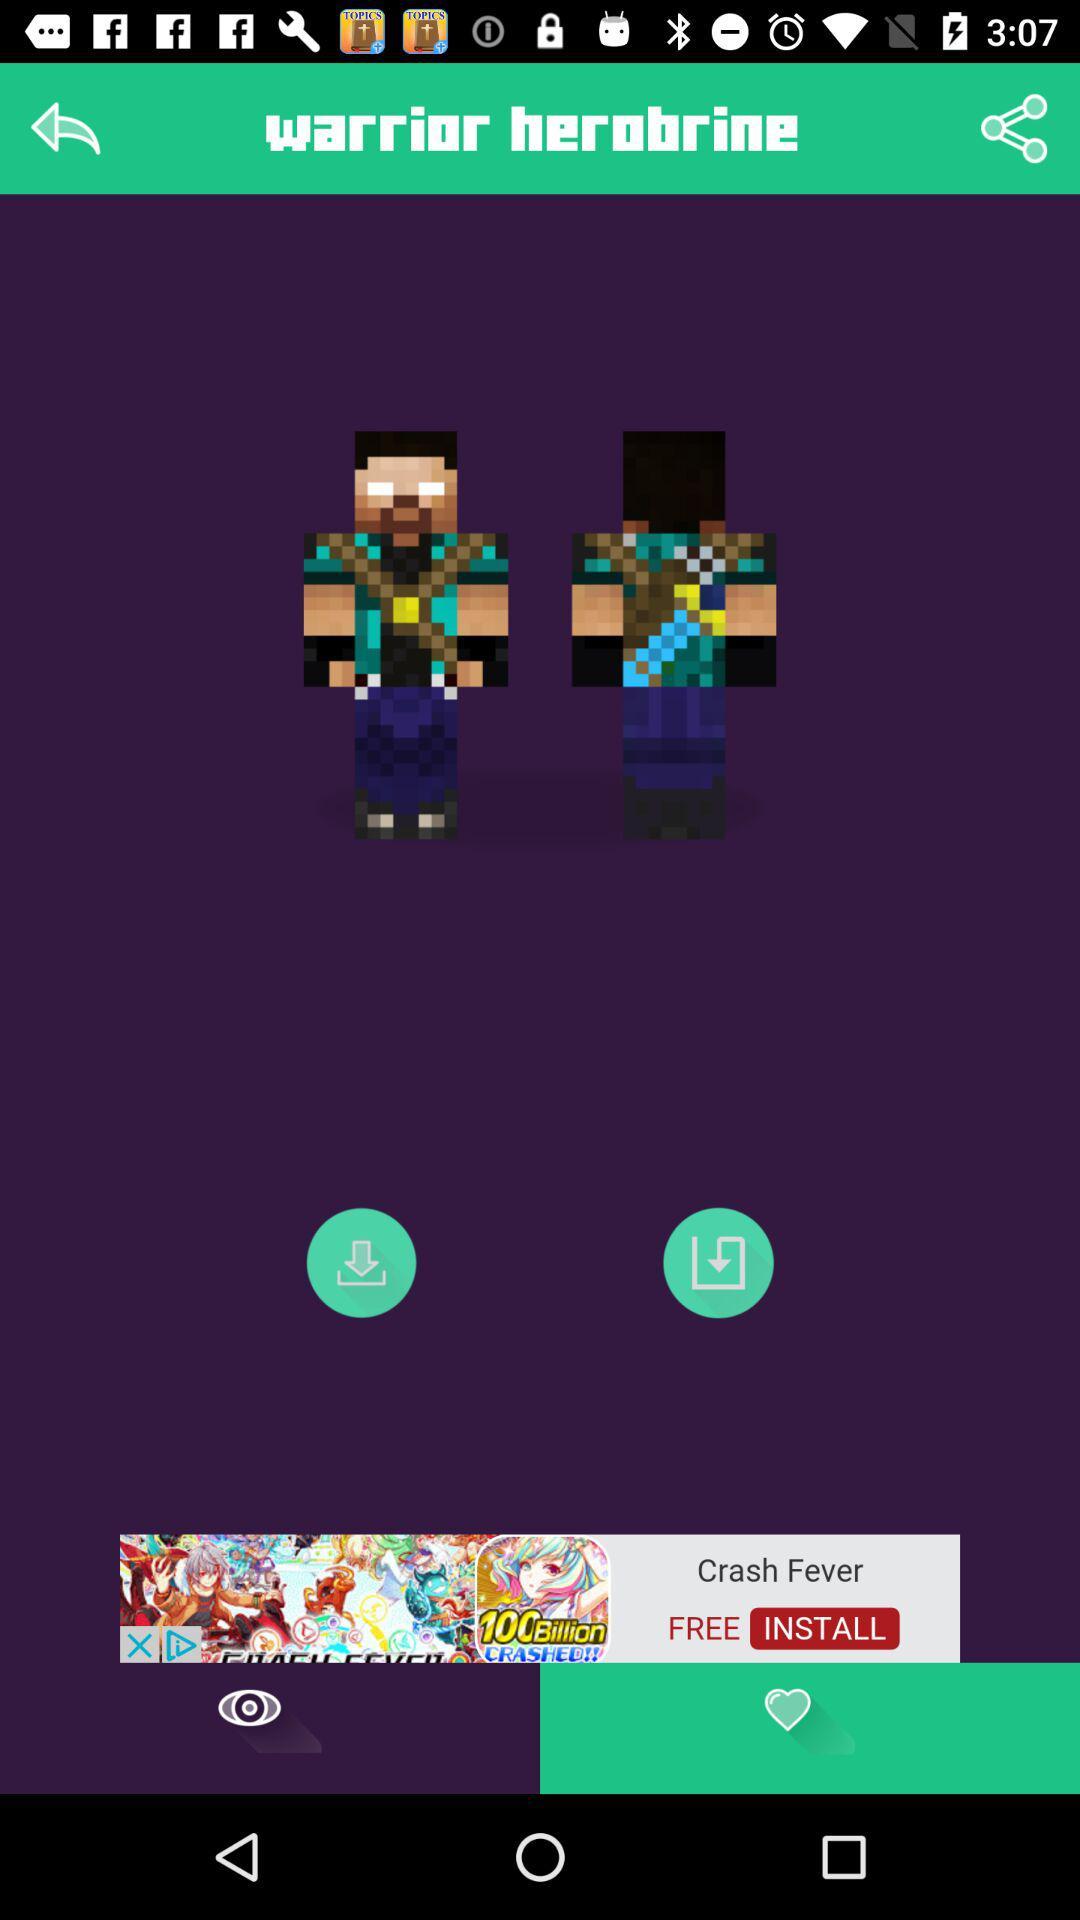  I want to click on the reply icon, so click(64, 127).